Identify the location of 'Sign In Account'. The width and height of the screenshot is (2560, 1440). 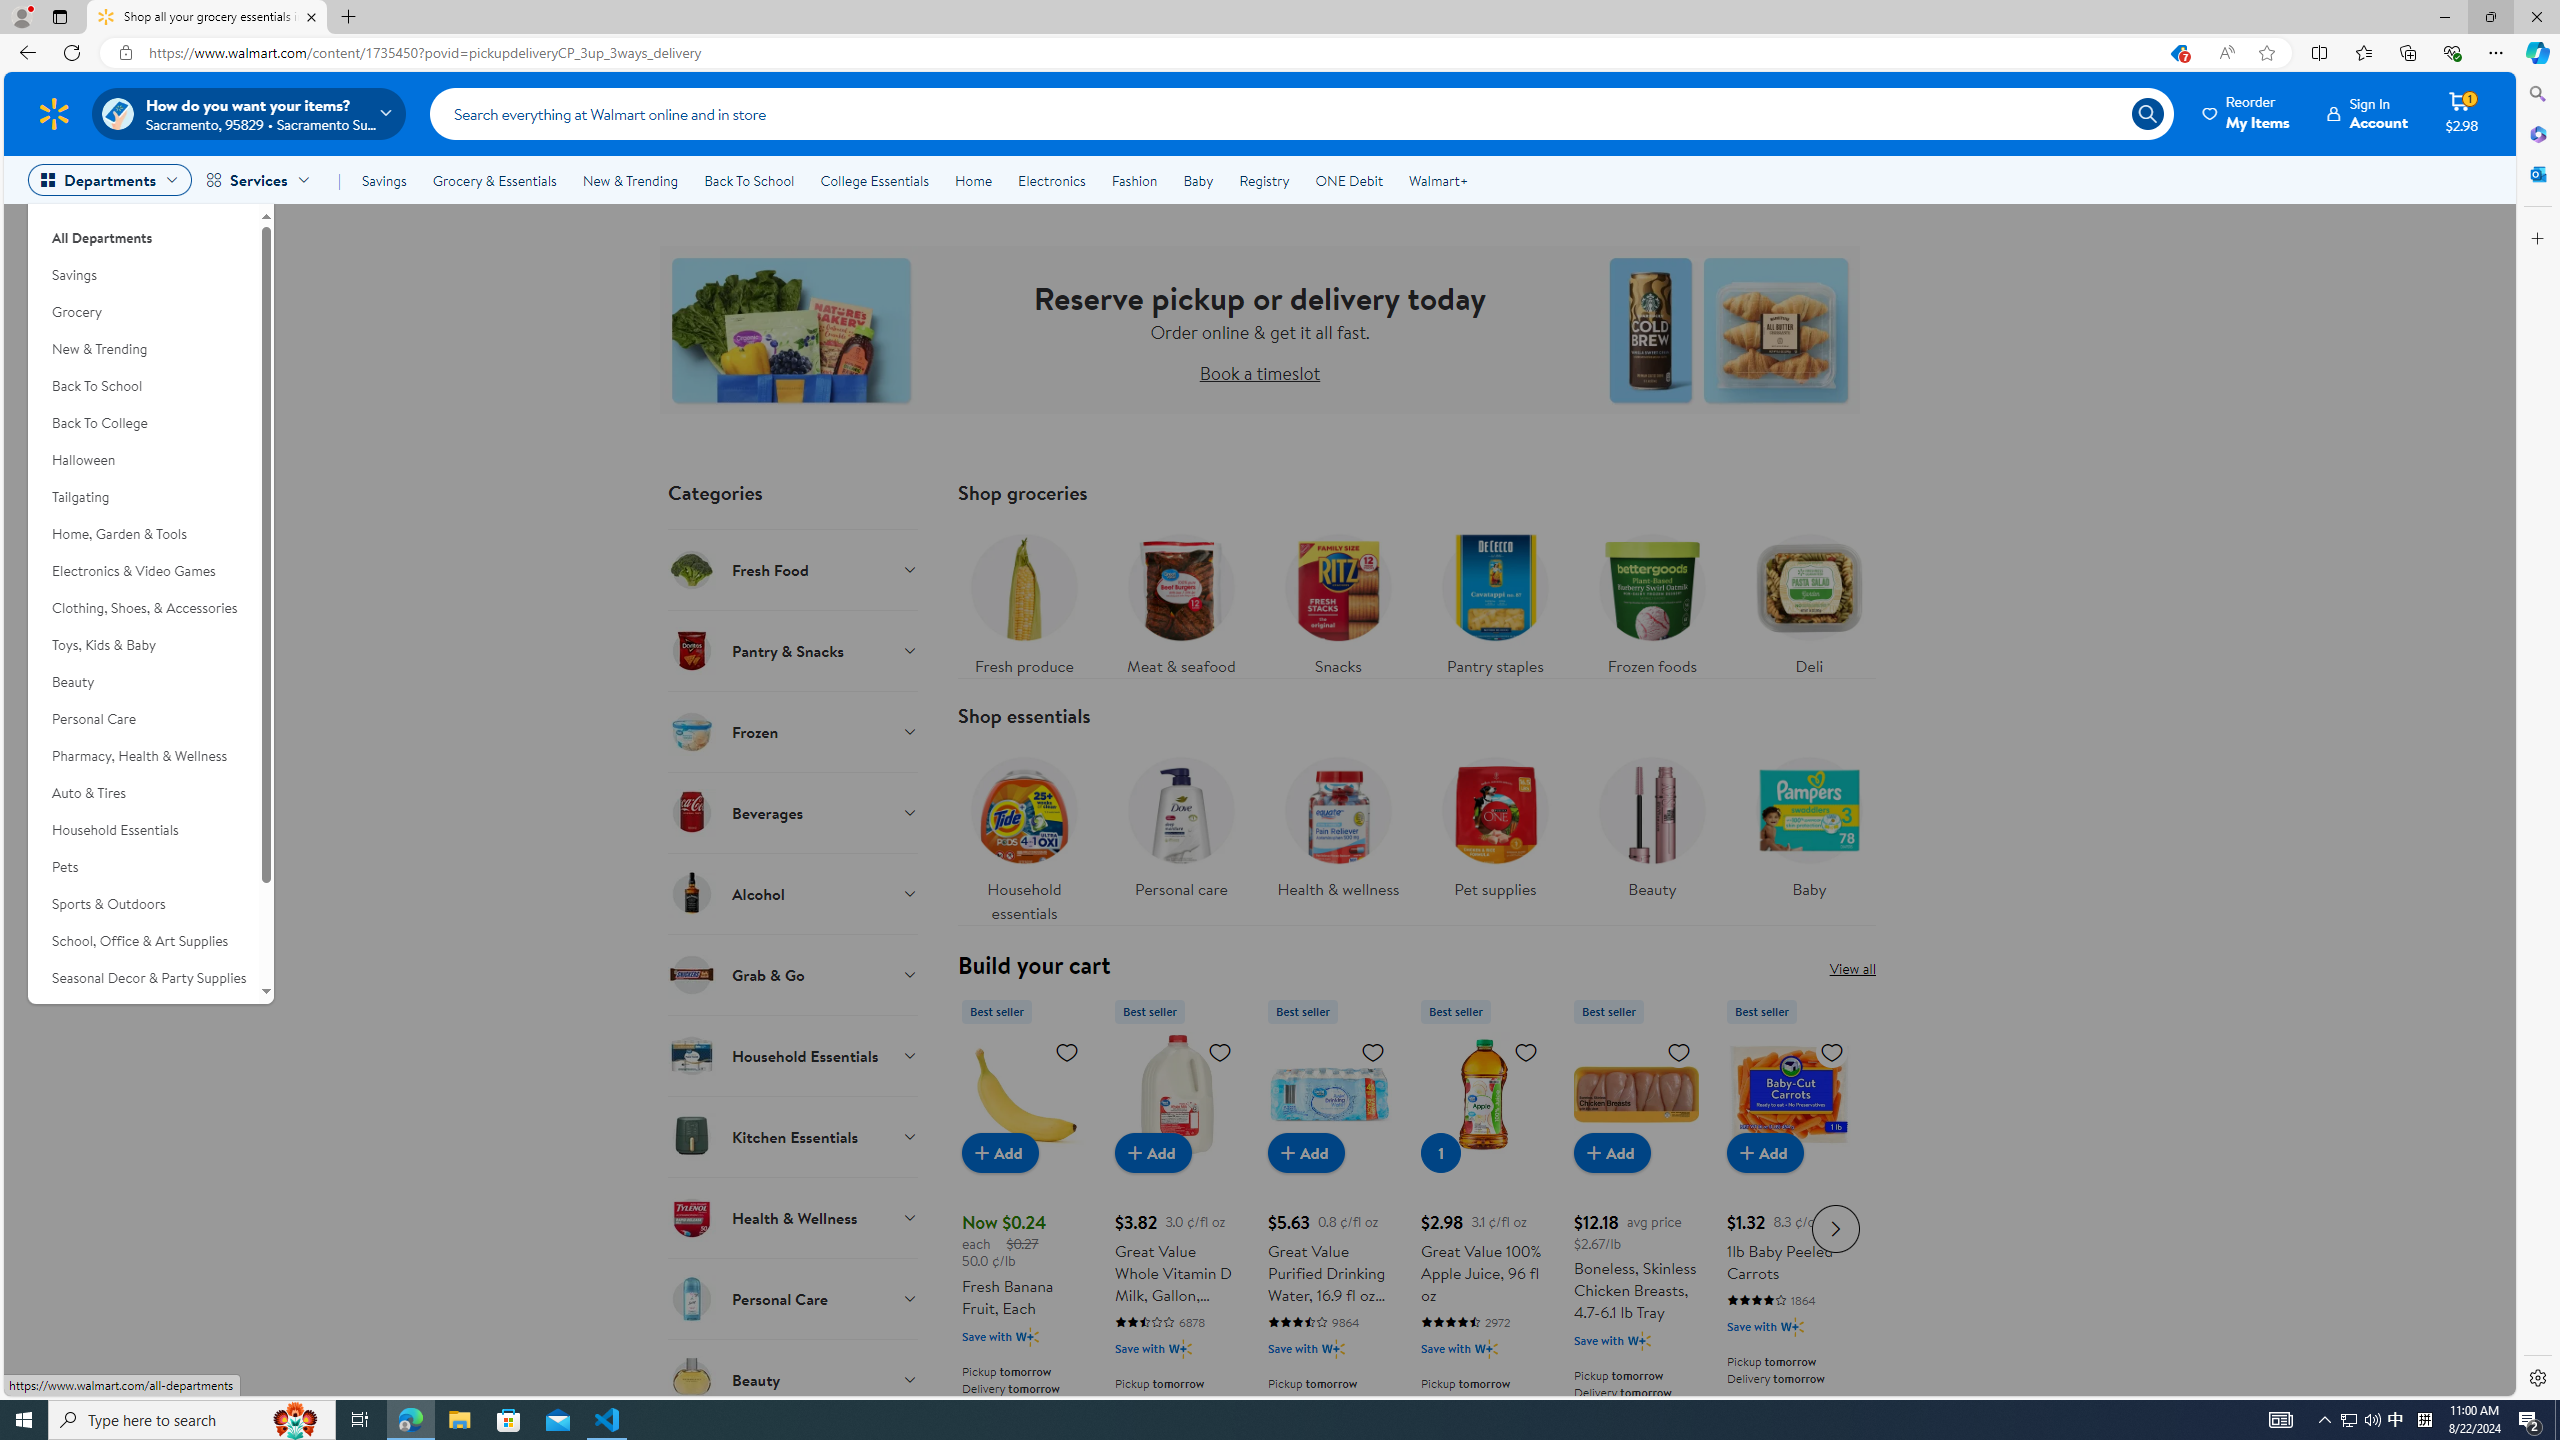
(2368, 112).